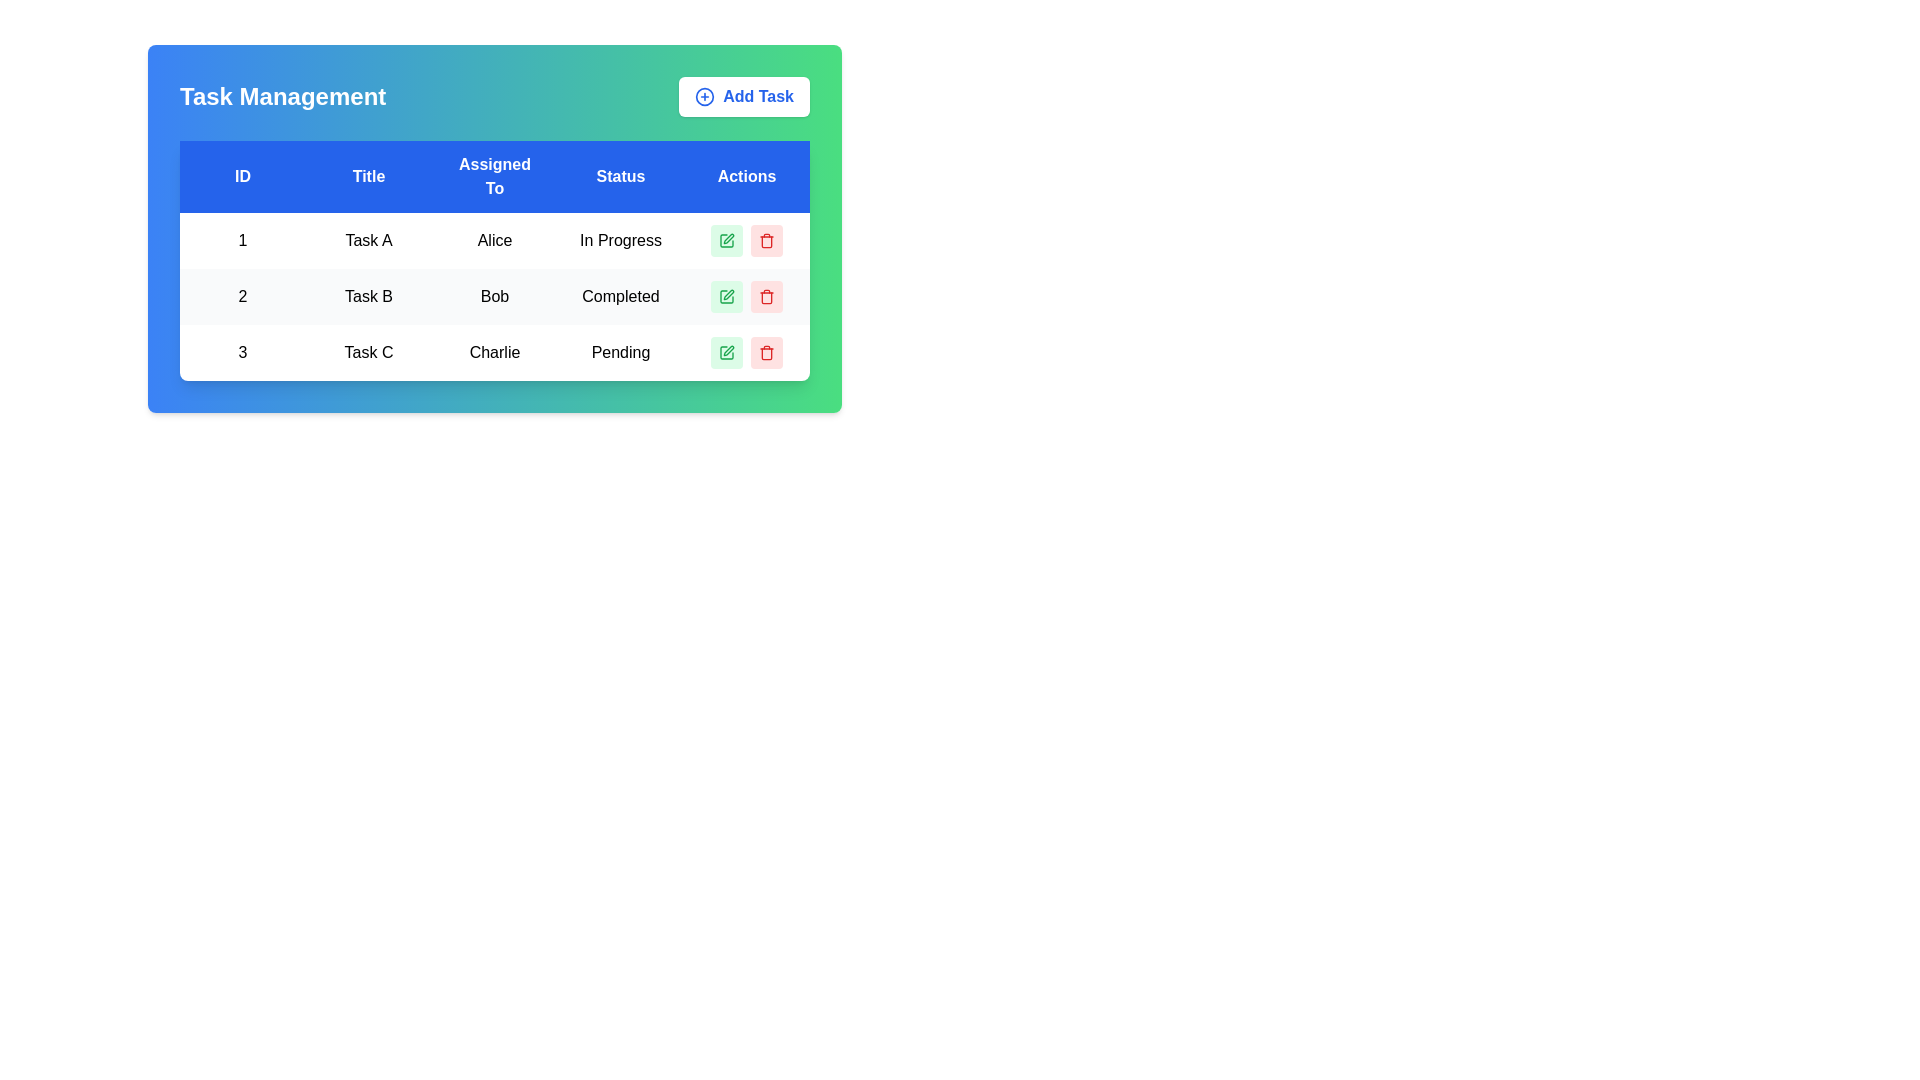  I want to click on content 'Task C' from the table cell located in the third row under the 'Title' column, so click(369, 352).